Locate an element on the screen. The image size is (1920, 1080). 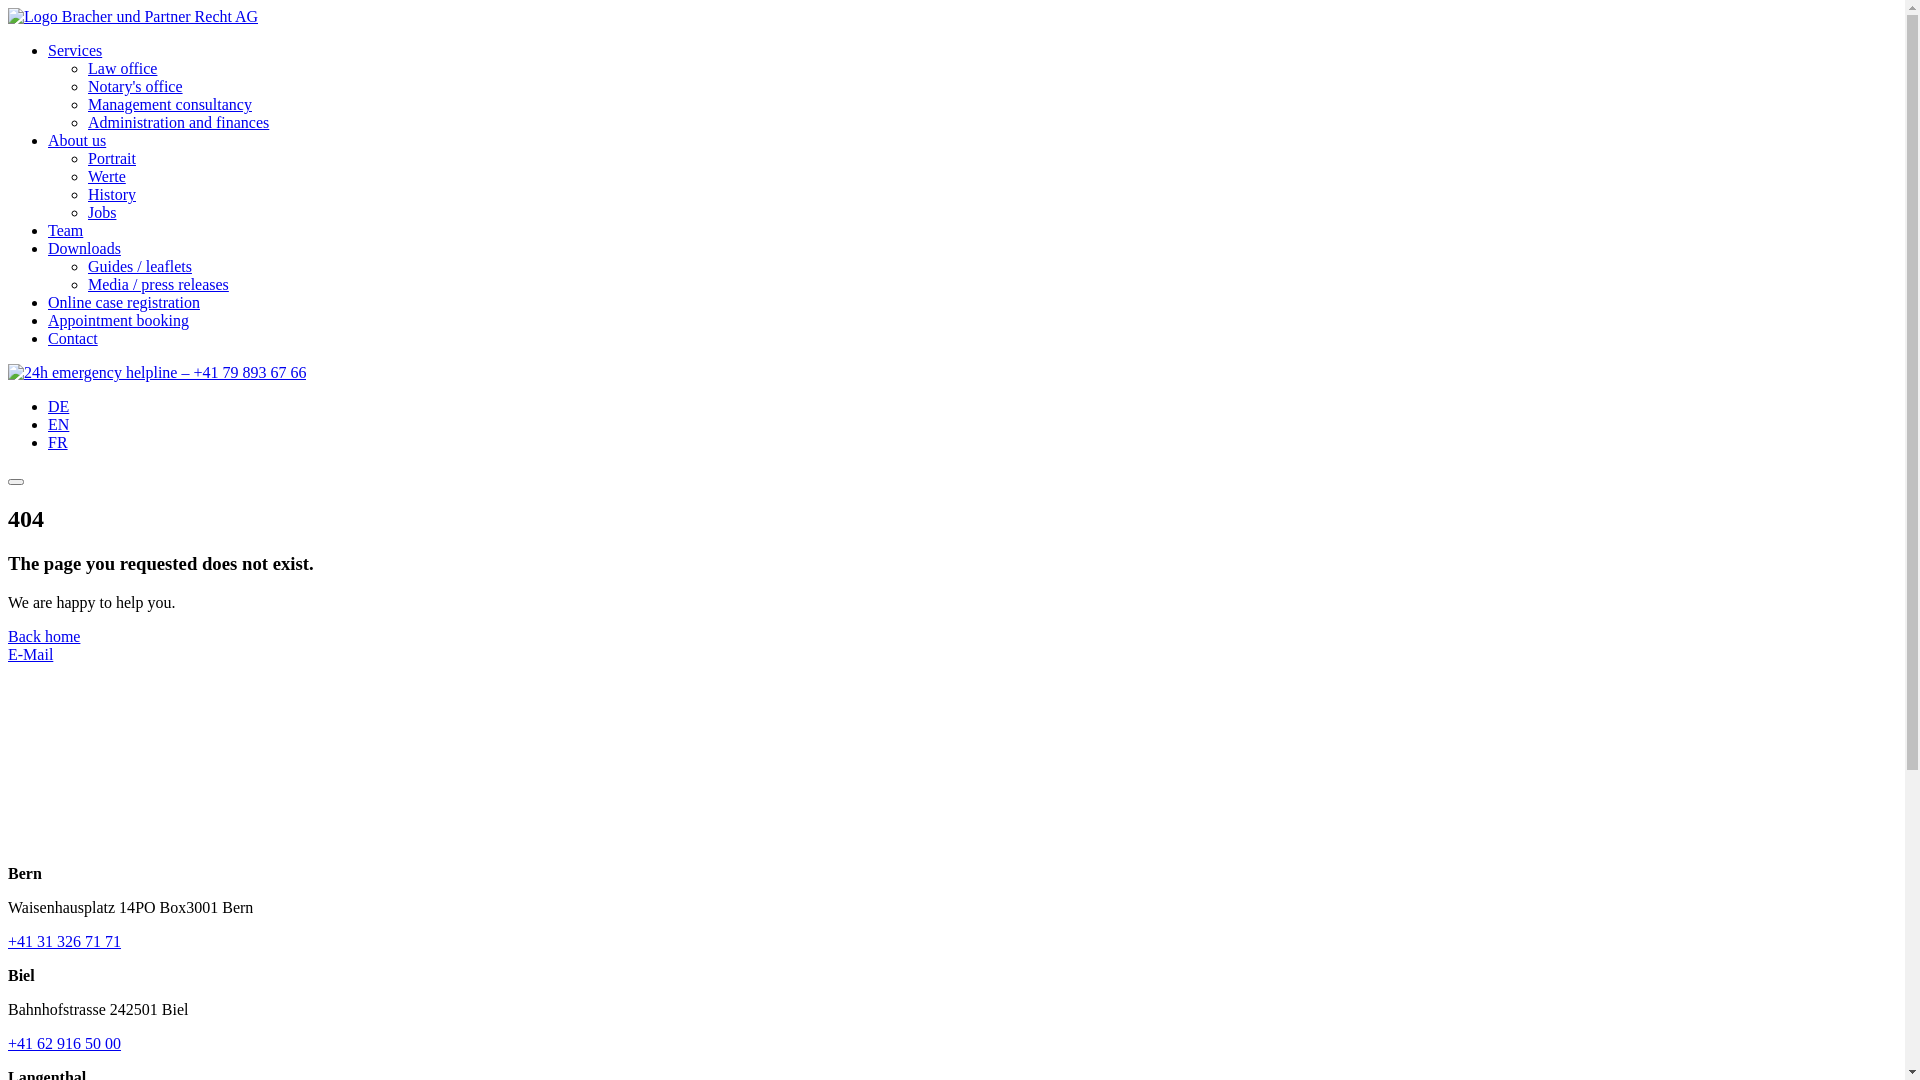
'Online case registration' is located at coordinates (123, 302).